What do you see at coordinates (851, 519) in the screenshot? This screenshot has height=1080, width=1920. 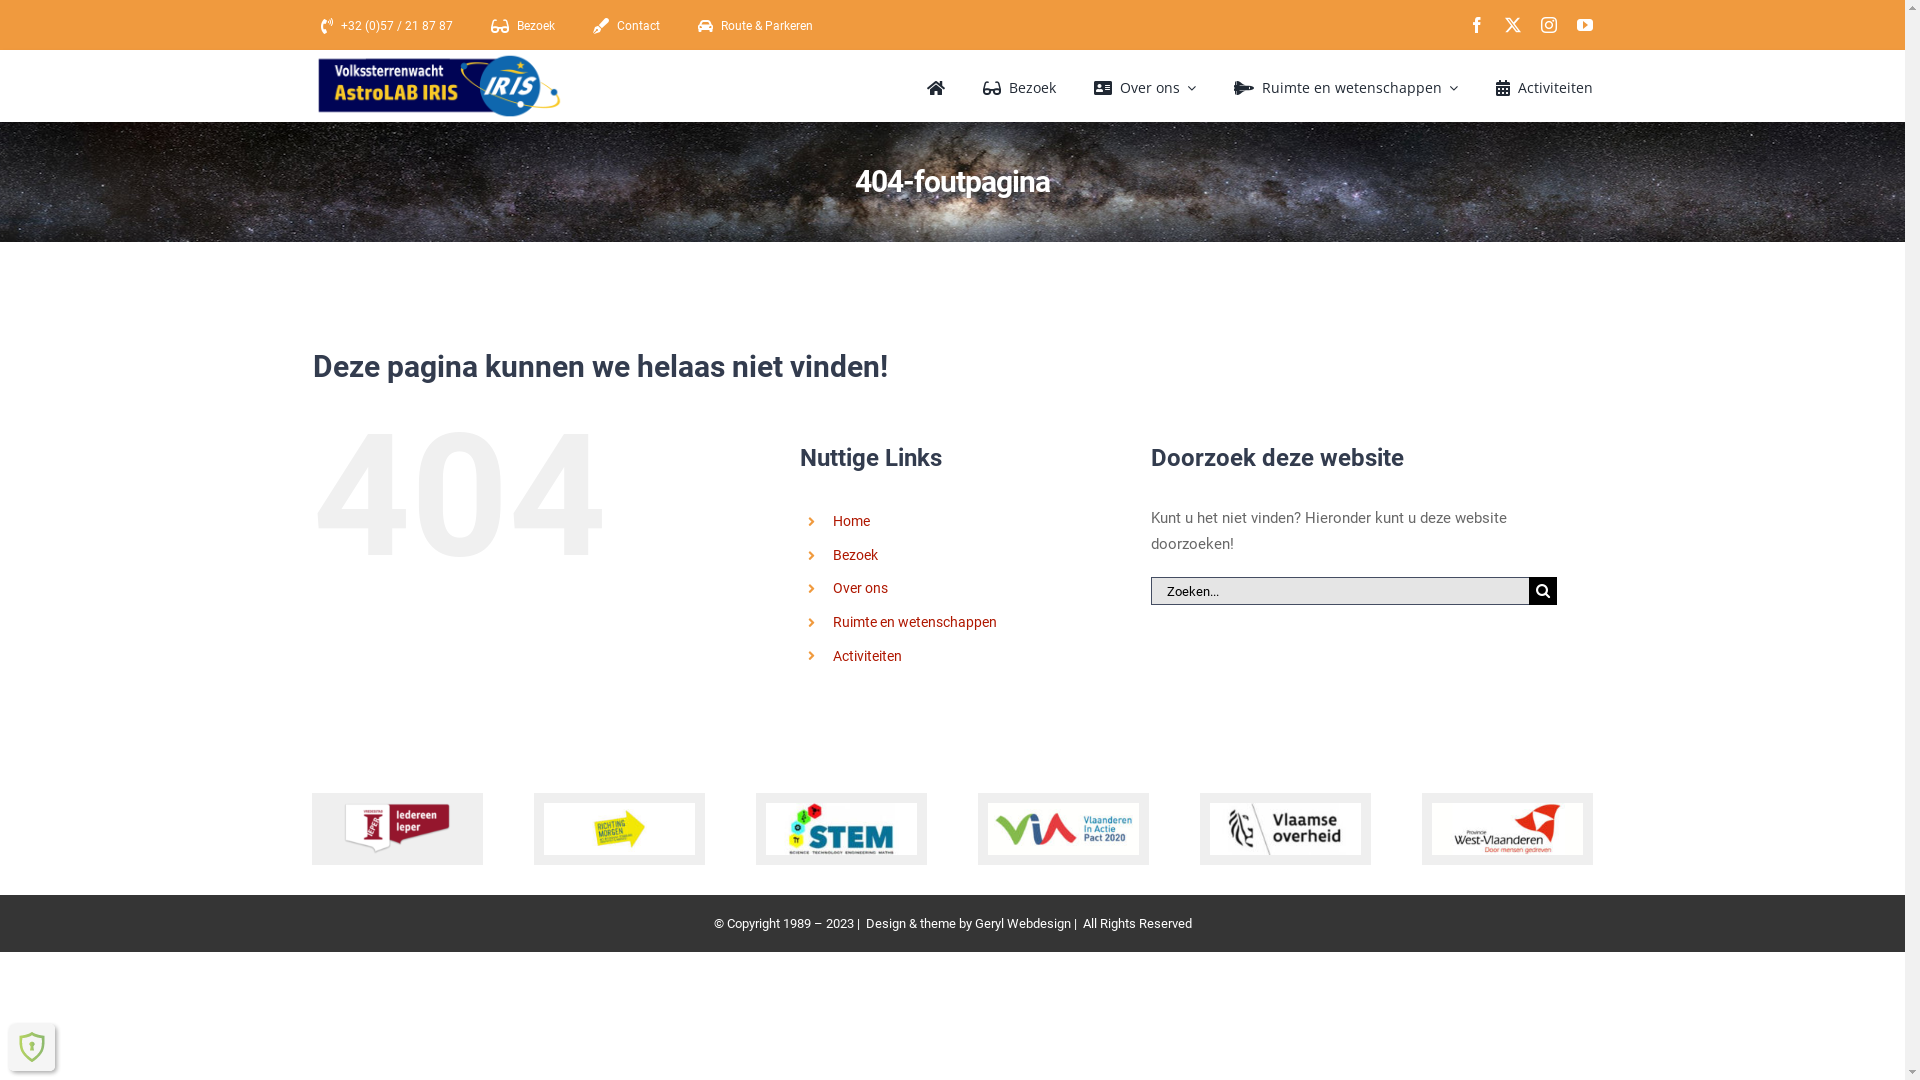 I see `'Home'` at bounding box center [851, 519].